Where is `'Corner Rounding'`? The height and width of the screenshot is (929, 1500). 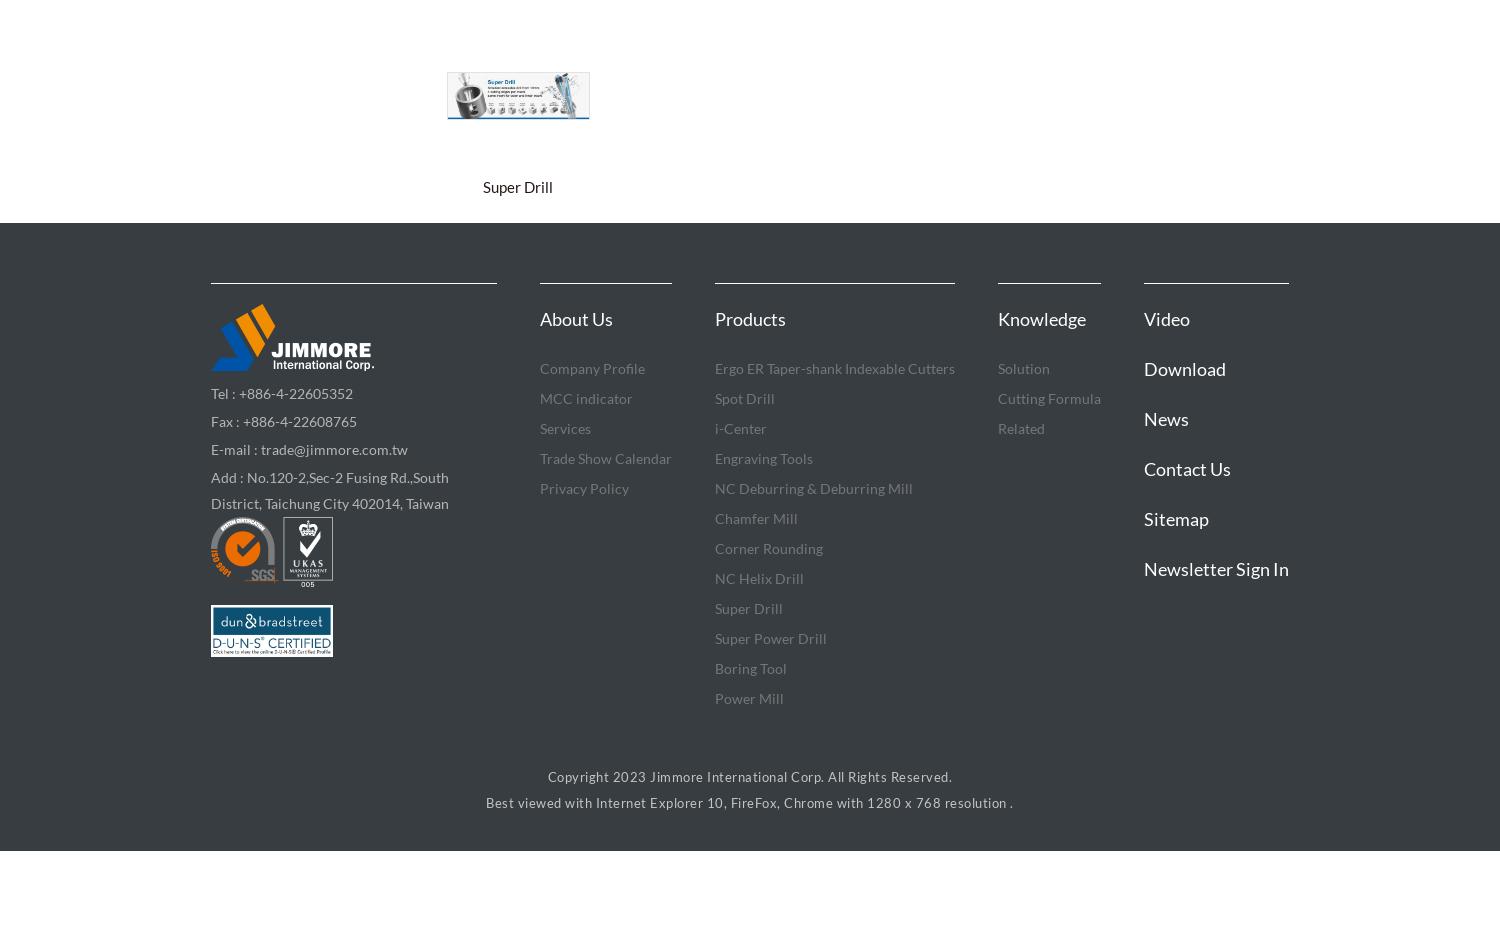
'Corner Rounding' is located at coordinates (769, 548).